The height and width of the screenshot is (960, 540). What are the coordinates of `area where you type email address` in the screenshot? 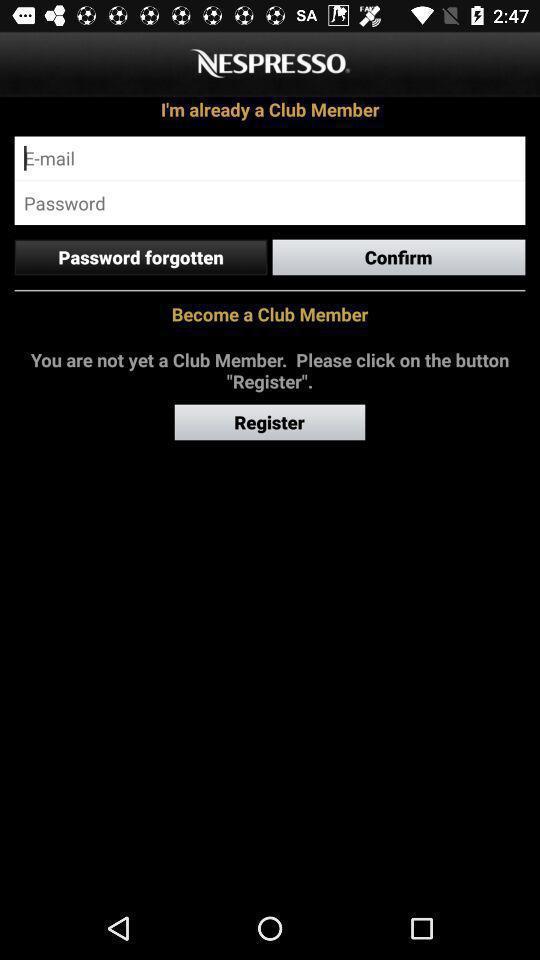 It's located at (270, 157).